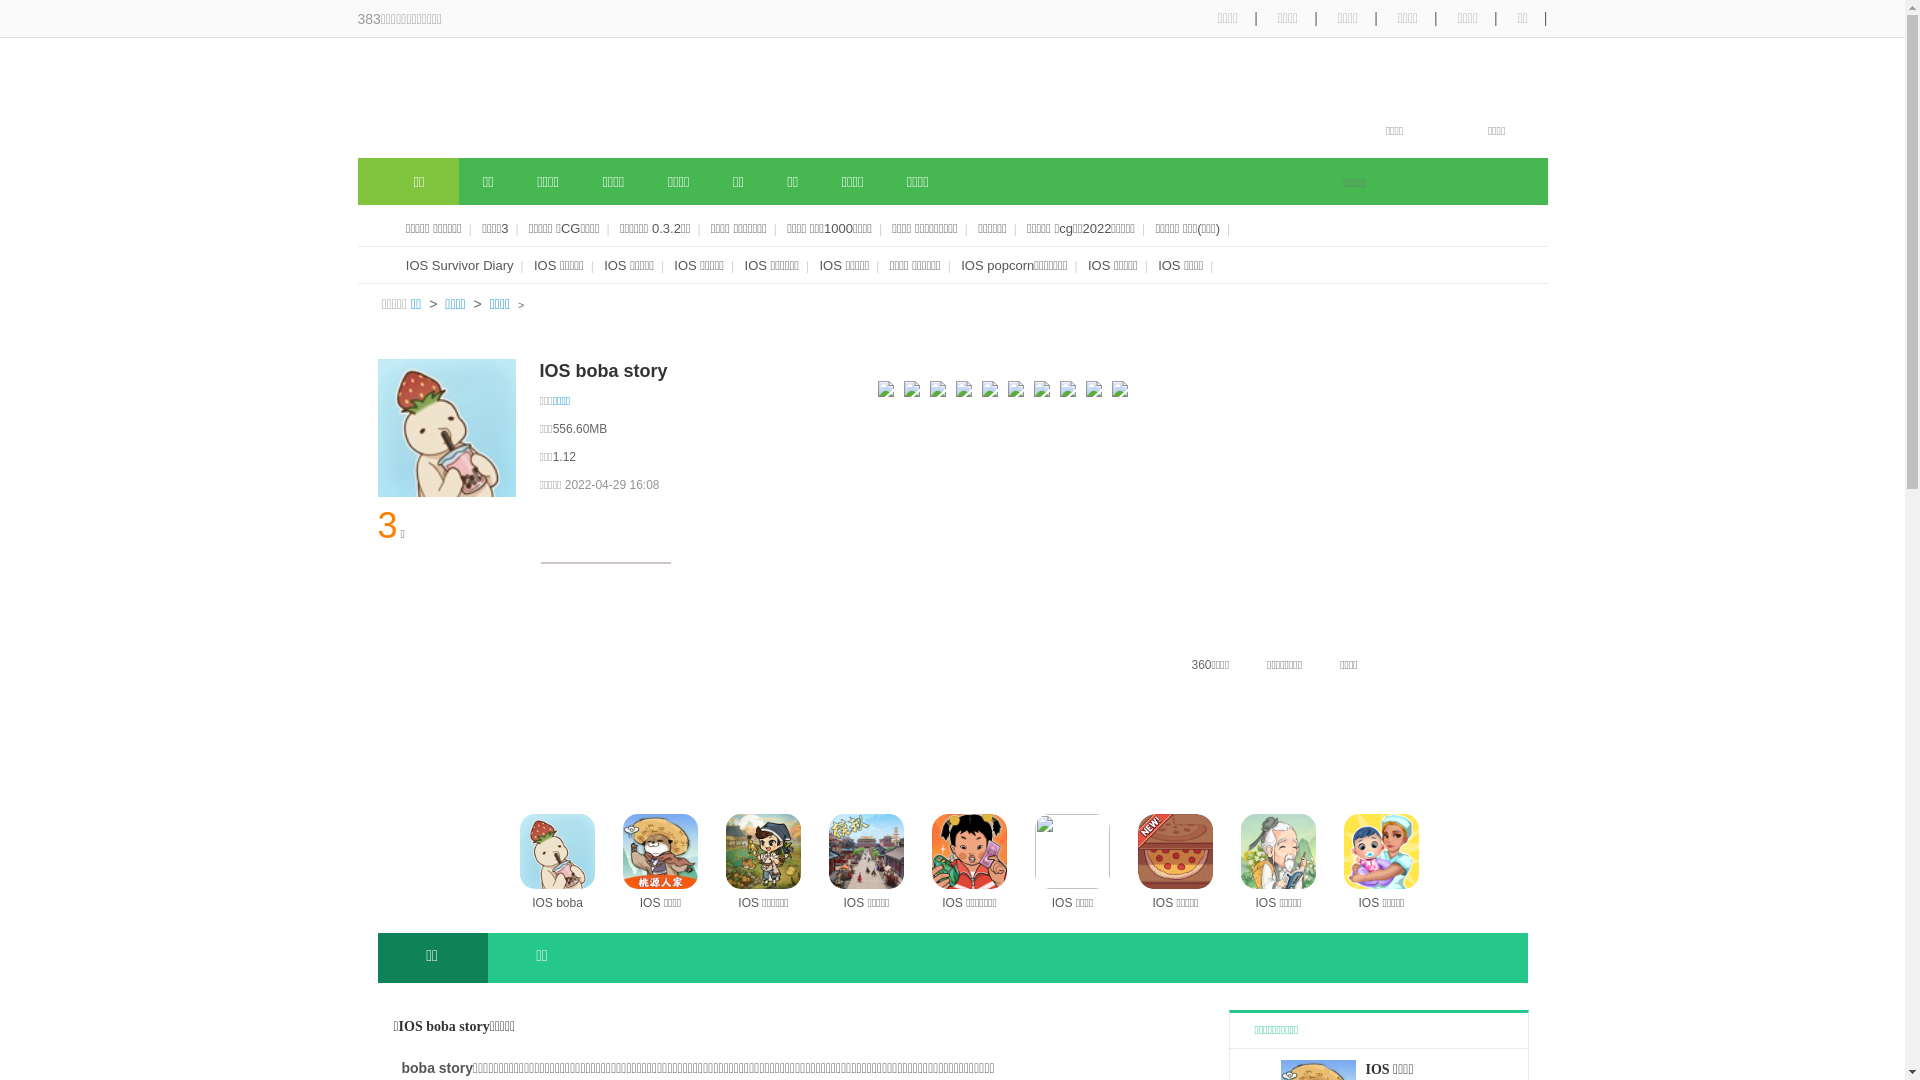  What do you see at coordinates (519, 862) in the screenshot?
I see `'IOS boba story'` at bounding box center [519, 862].